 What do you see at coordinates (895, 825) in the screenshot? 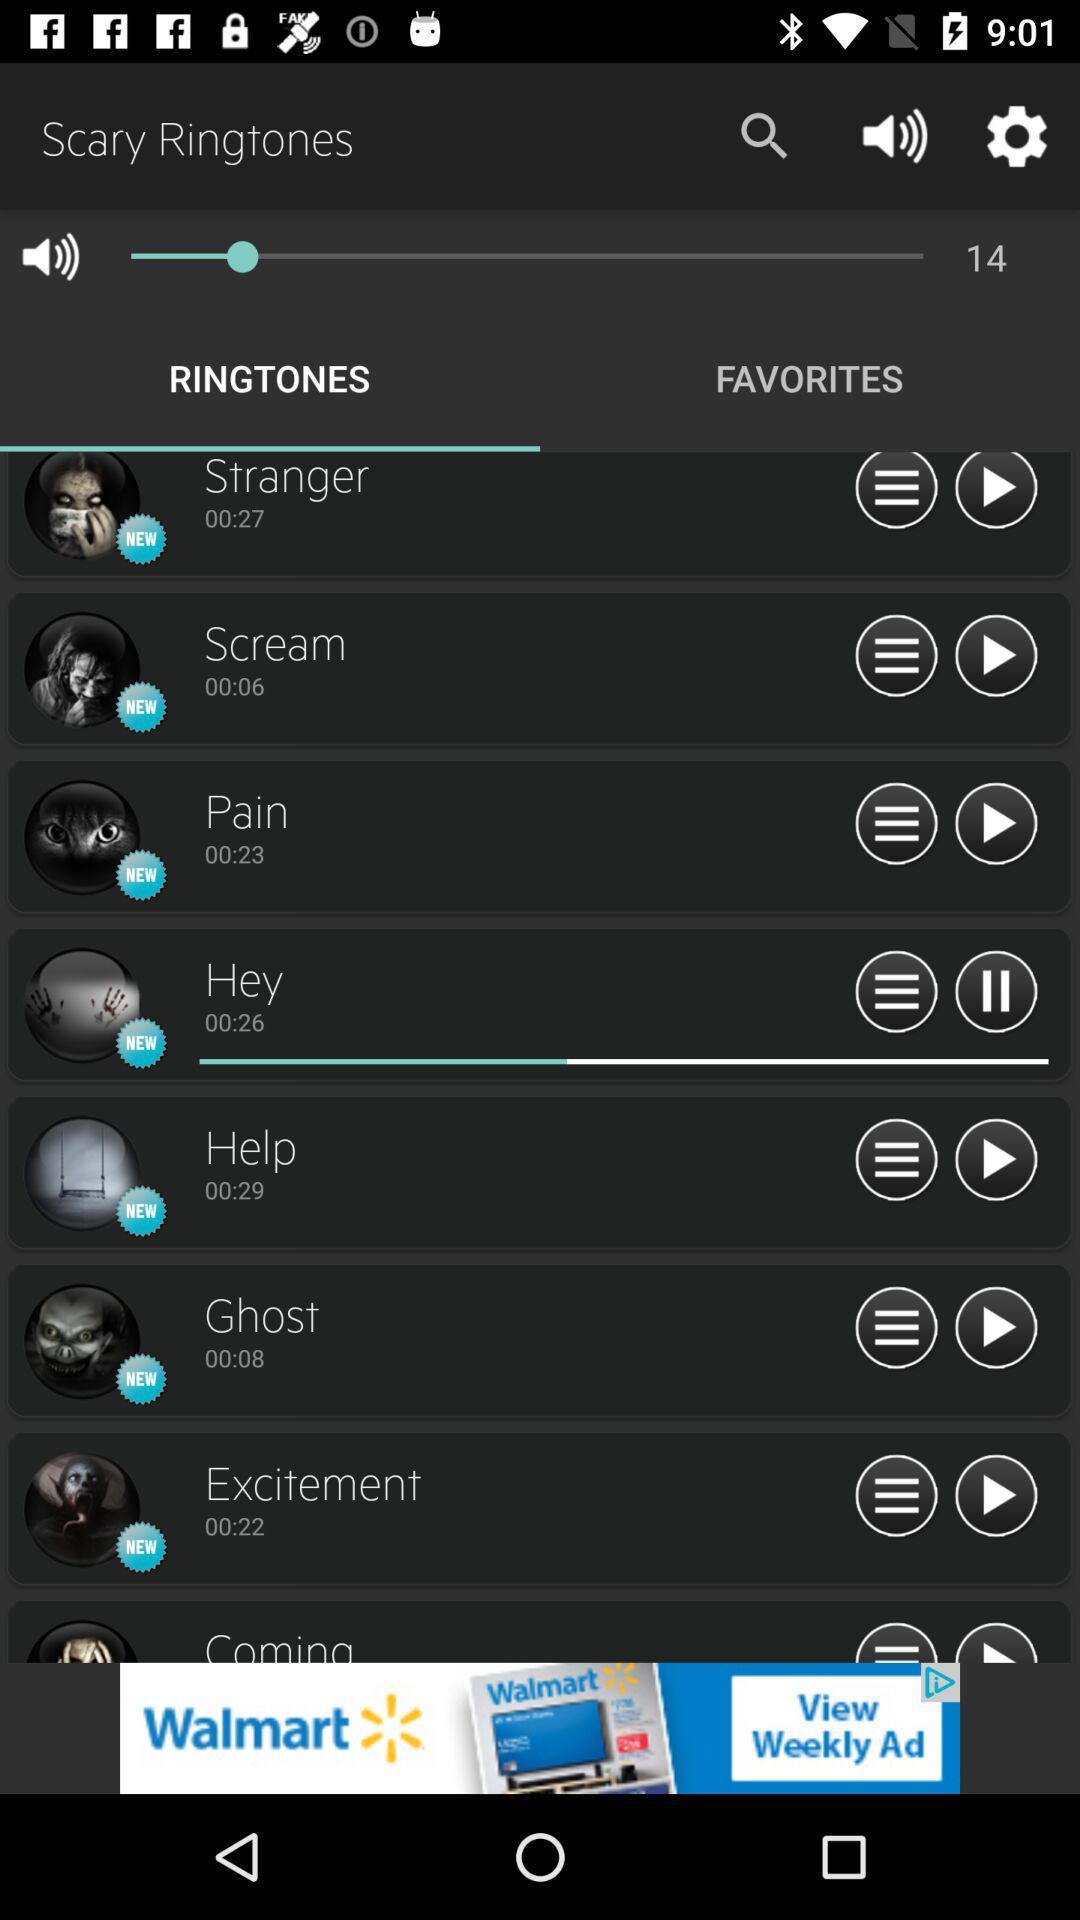
I see `music player` at bounding box center [895, 825].